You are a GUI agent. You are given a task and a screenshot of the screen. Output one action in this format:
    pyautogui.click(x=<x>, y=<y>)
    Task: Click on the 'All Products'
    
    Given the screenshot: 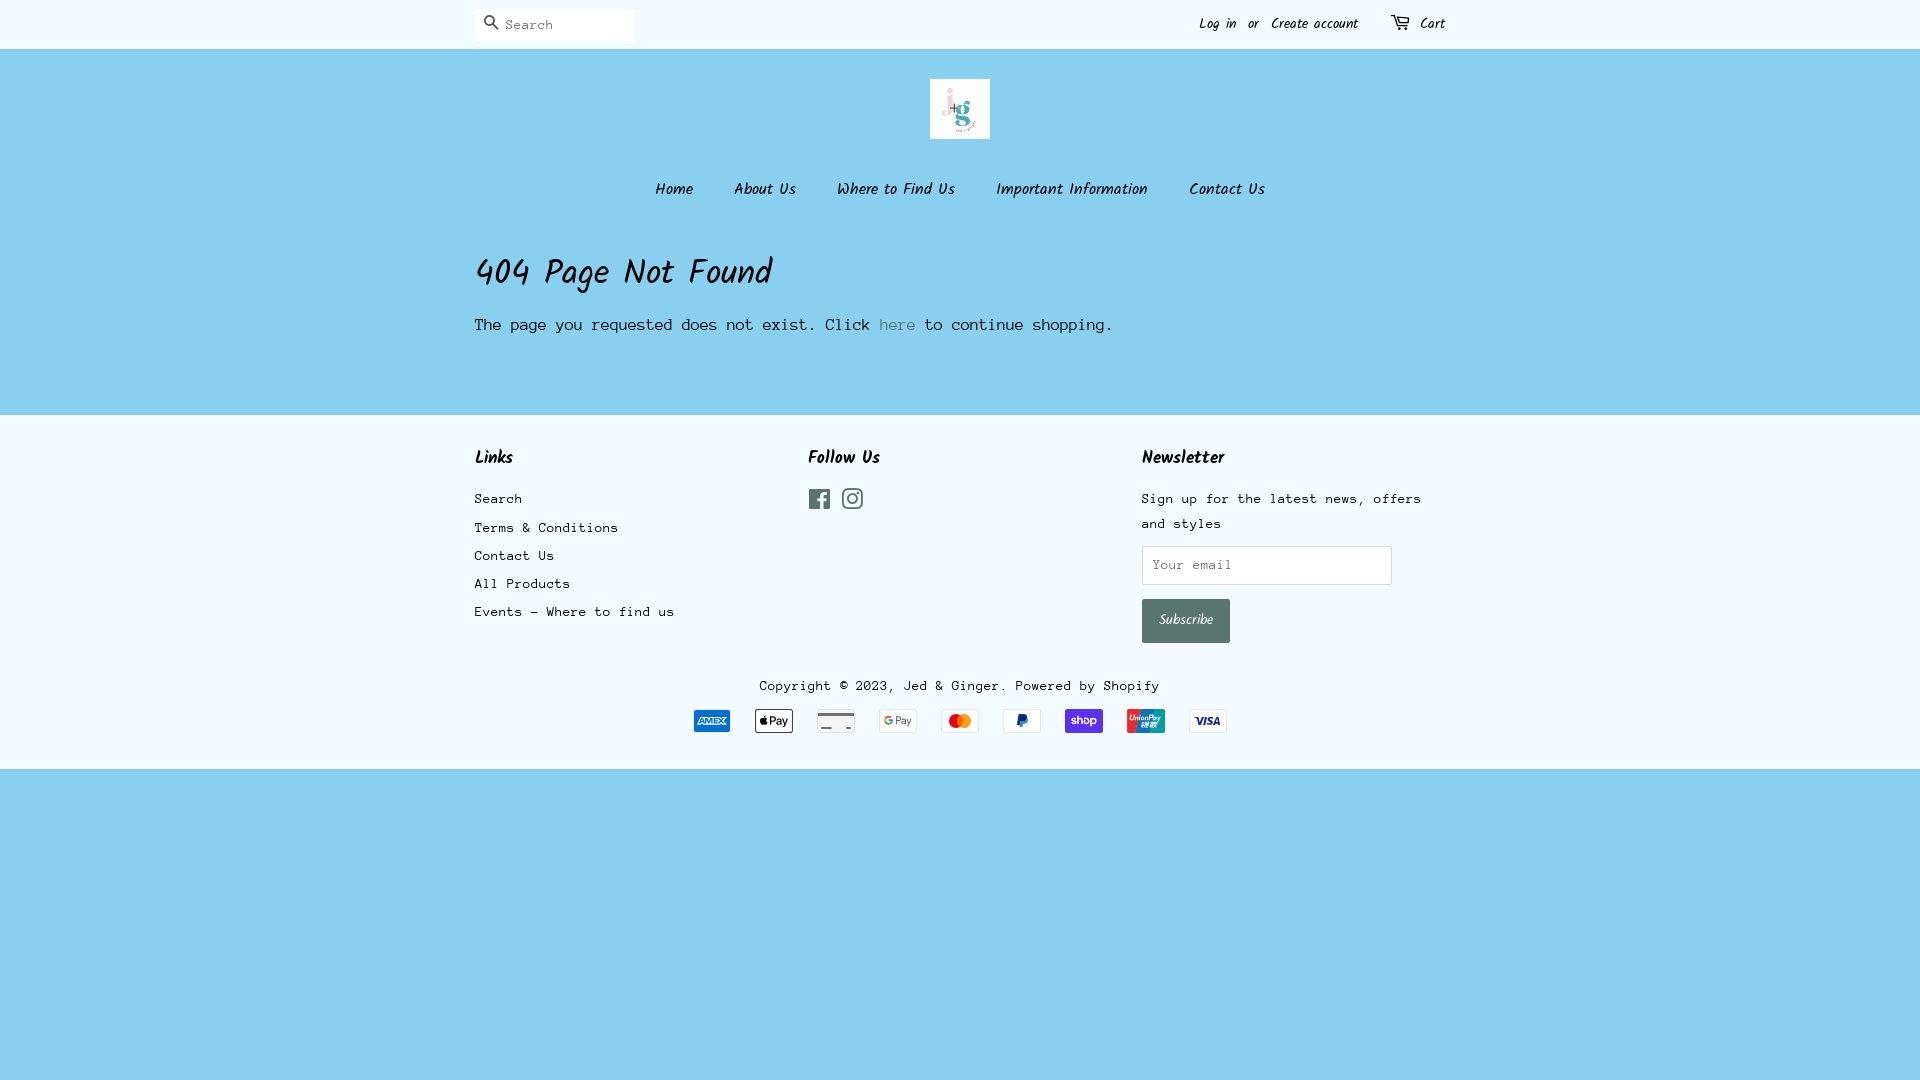 What is the action you would take?
    pyautogui.click(x=523, y=583)
    